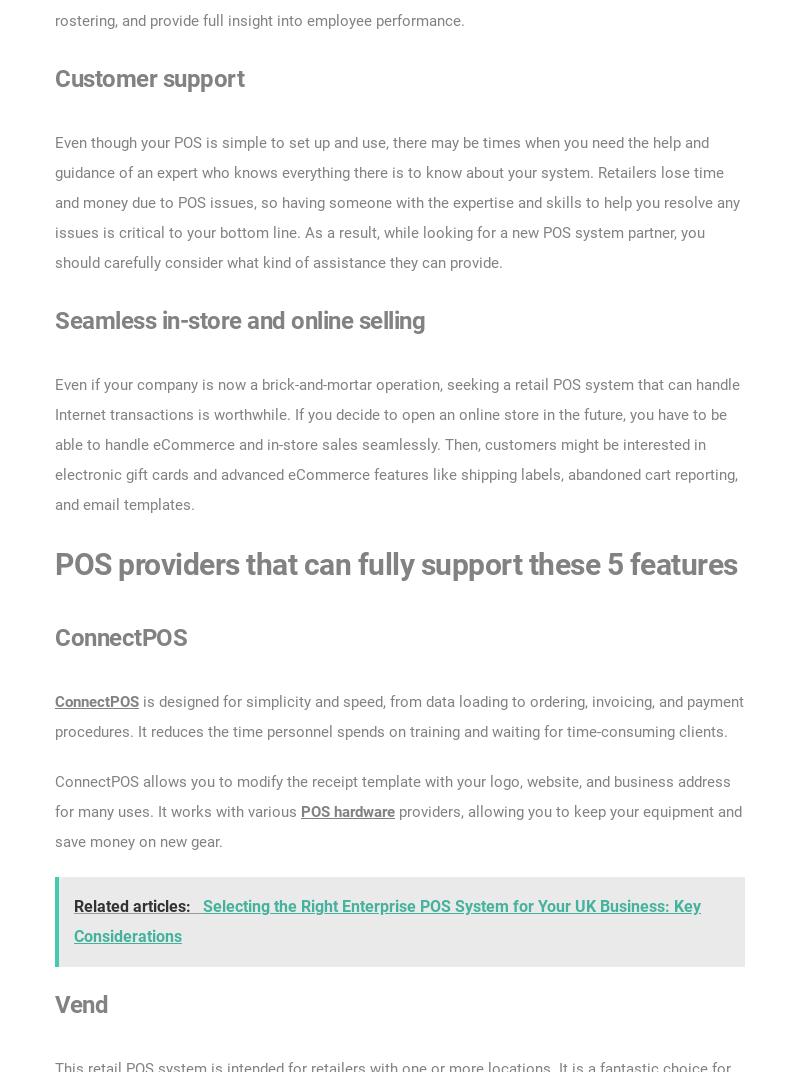  Describe the element at coordinates (134, 905) in the screenshot. I see `'Related articles:'` at that location.